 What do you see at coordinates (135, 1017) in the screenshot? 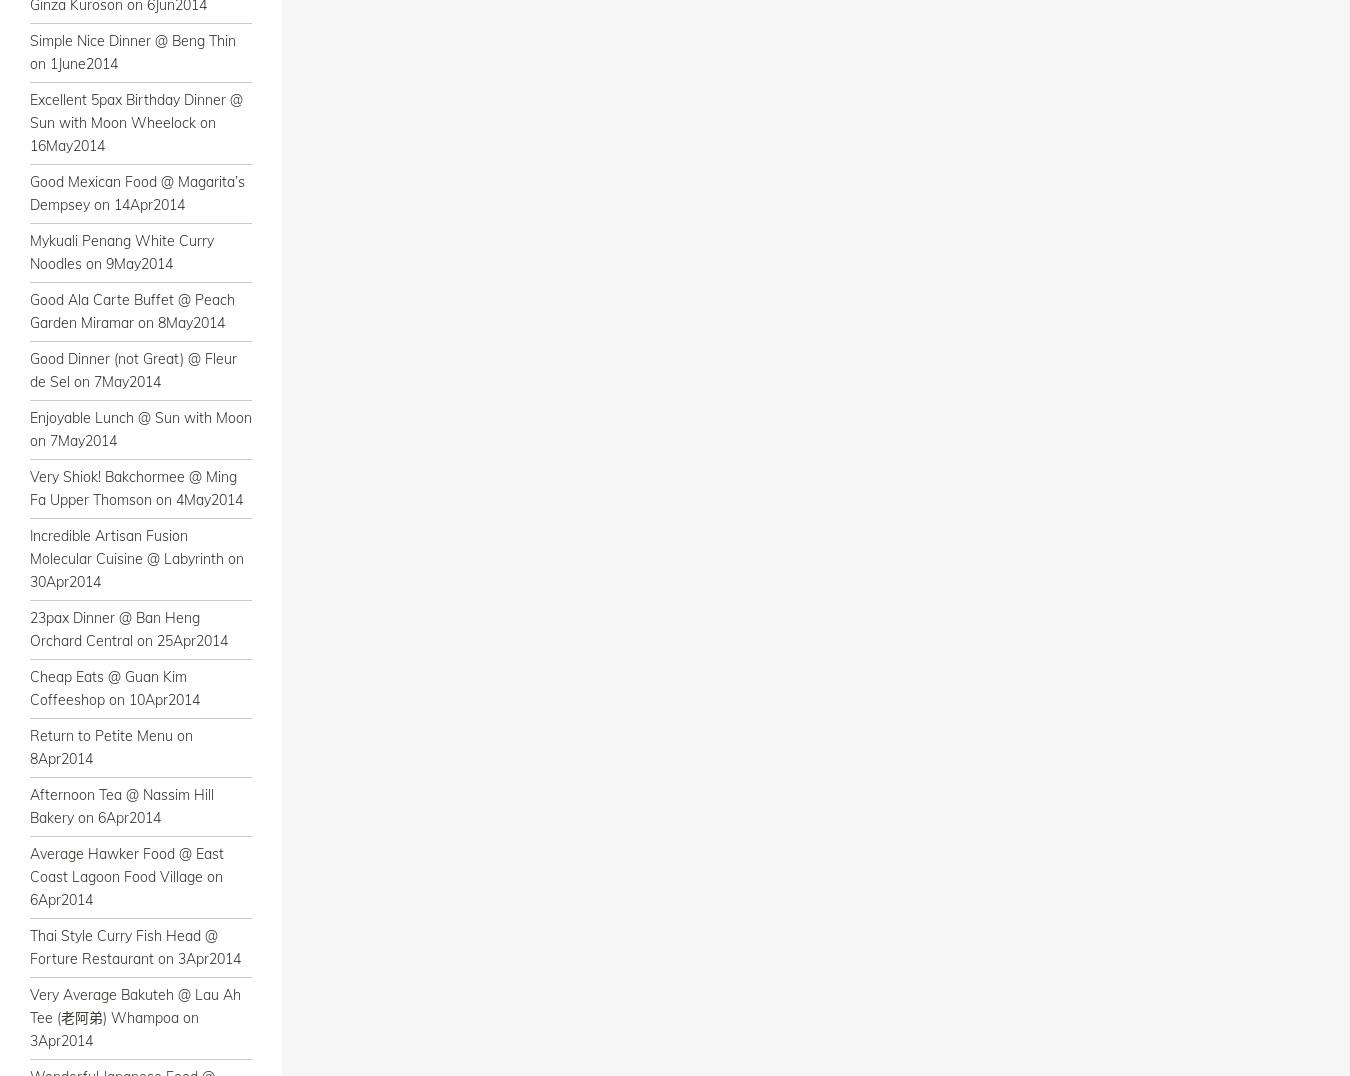
I see `'Very Average Bakuteh @ Lau Ah Tee (老阿弟) Whampoa on 3Apr2014'` at bounding box center [135, 1017].